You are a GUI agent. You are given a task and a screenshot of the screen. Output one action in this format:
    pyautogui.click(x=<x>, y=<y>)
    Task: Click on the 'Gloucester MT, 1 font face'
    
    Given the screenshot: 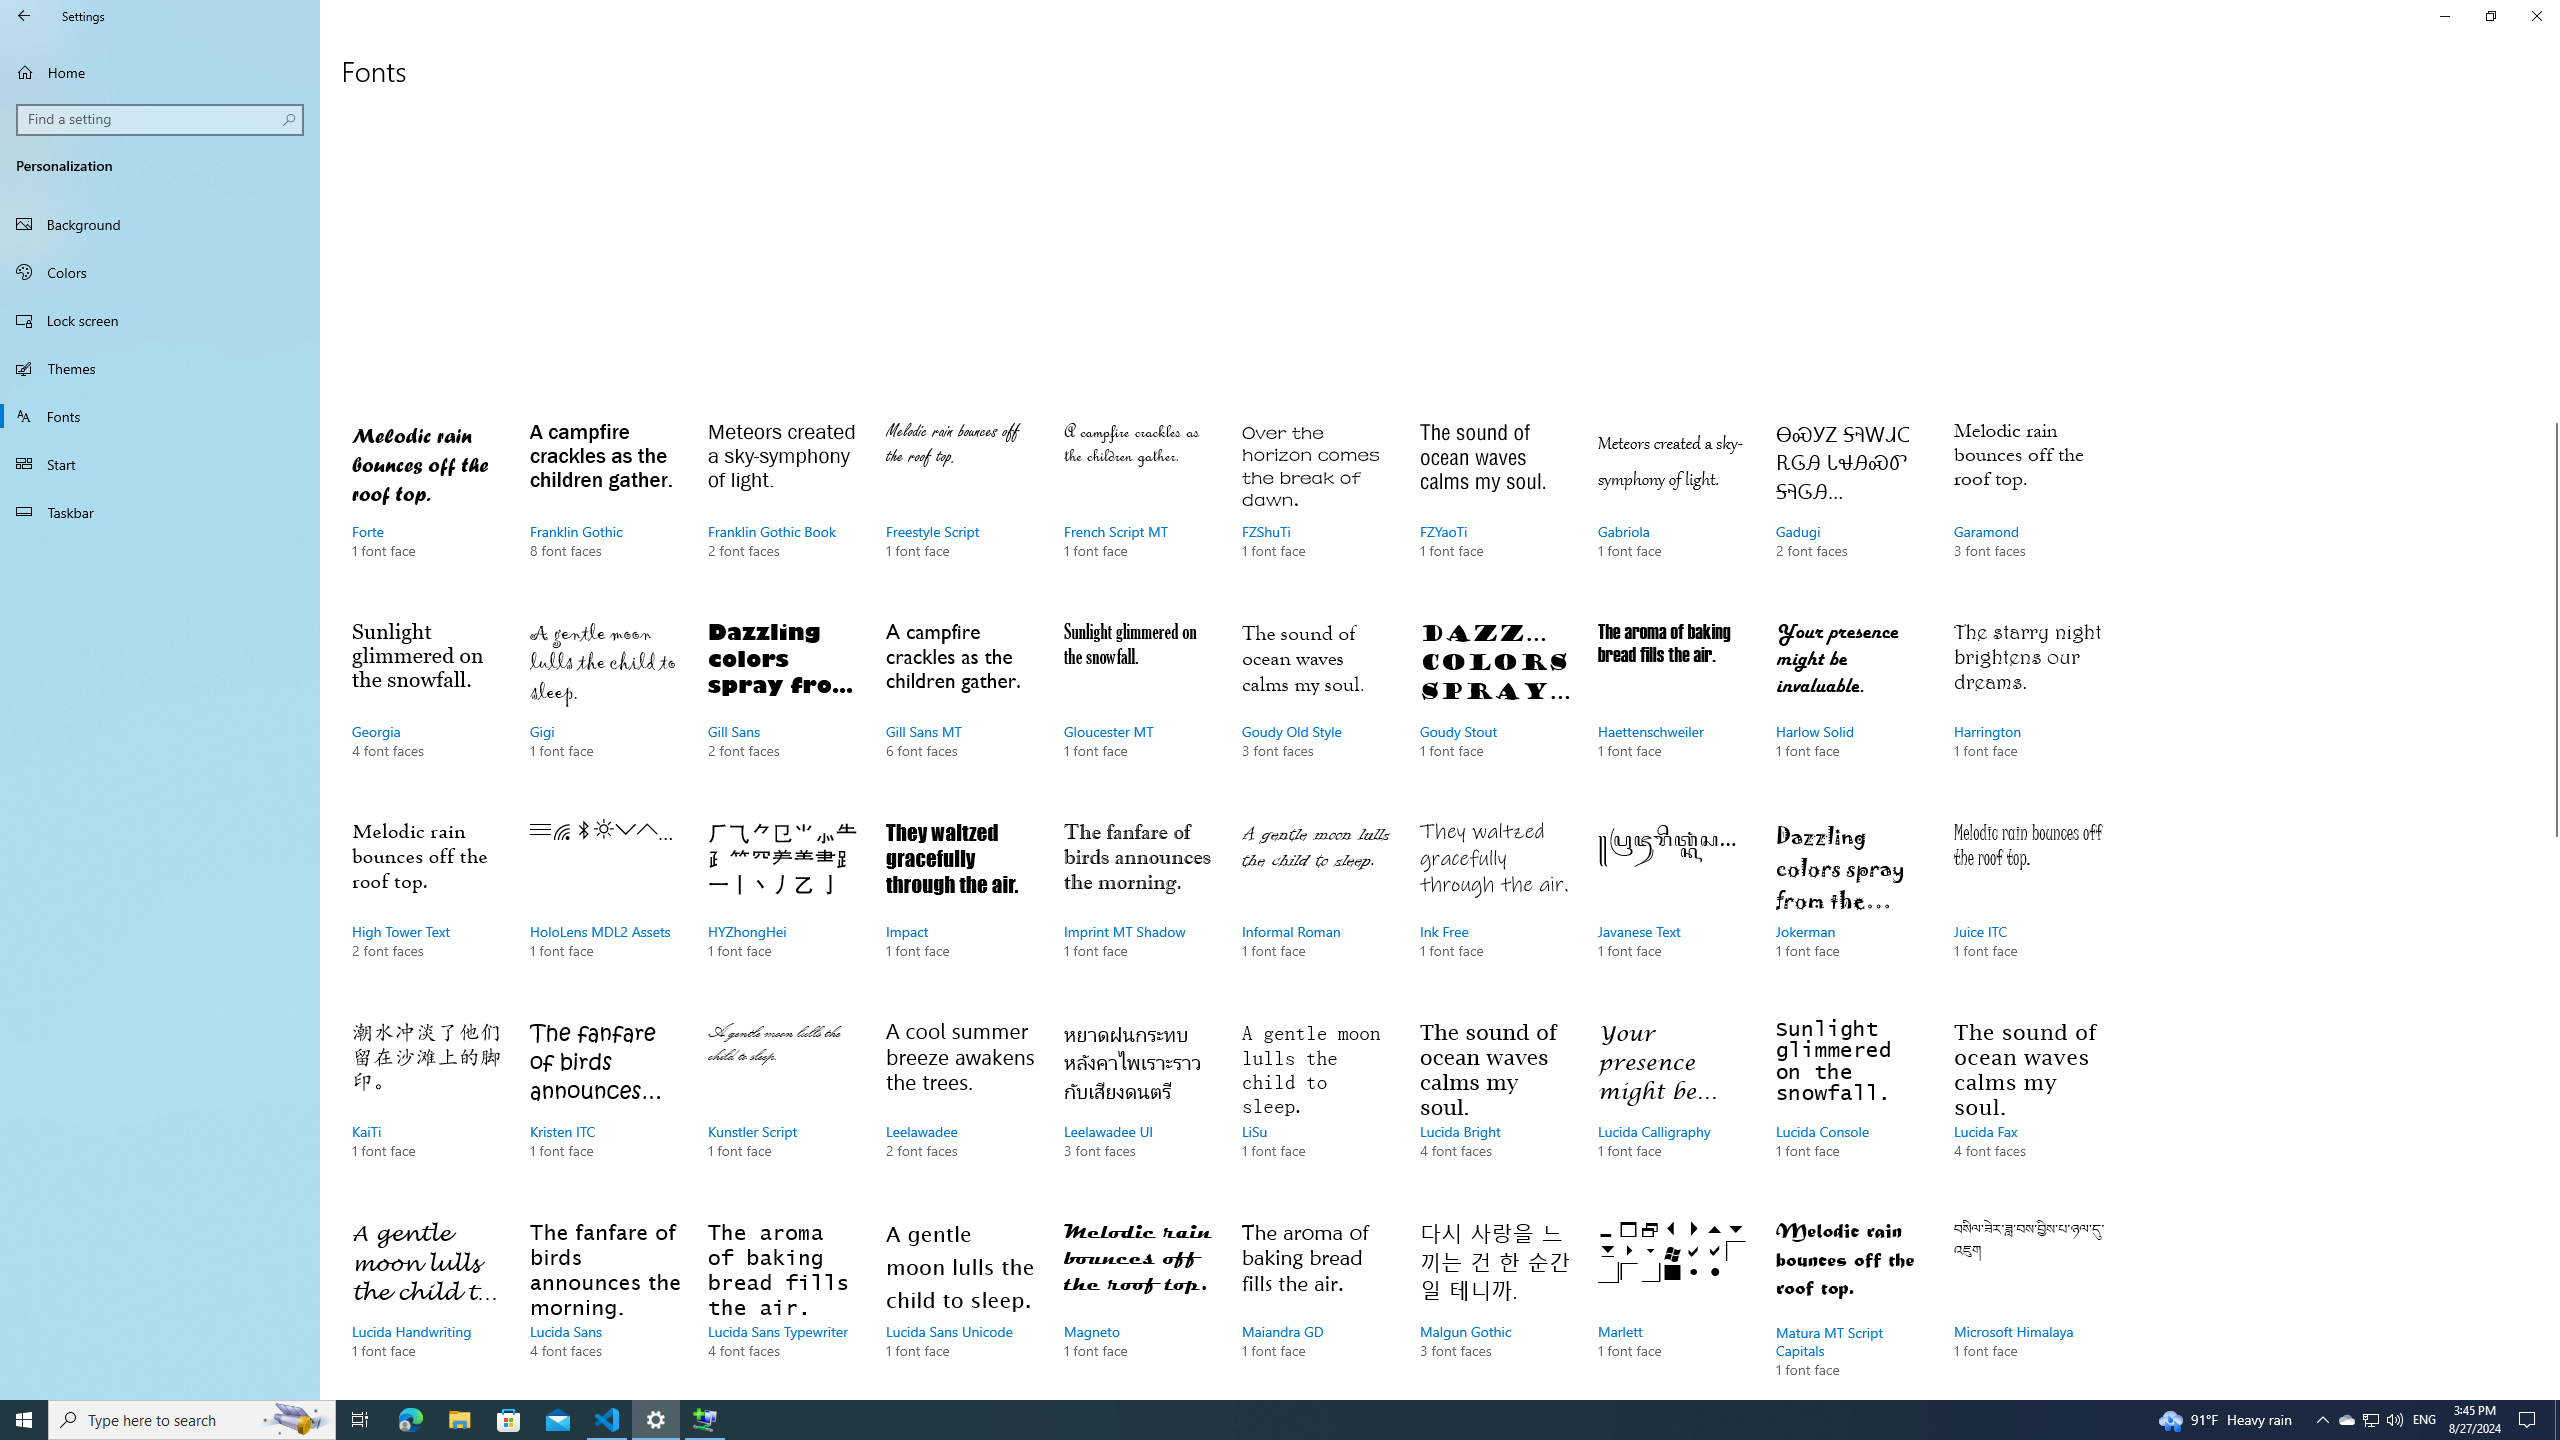 What is the action you would take?
    pyautogui.click(x=1138, y=708)
    